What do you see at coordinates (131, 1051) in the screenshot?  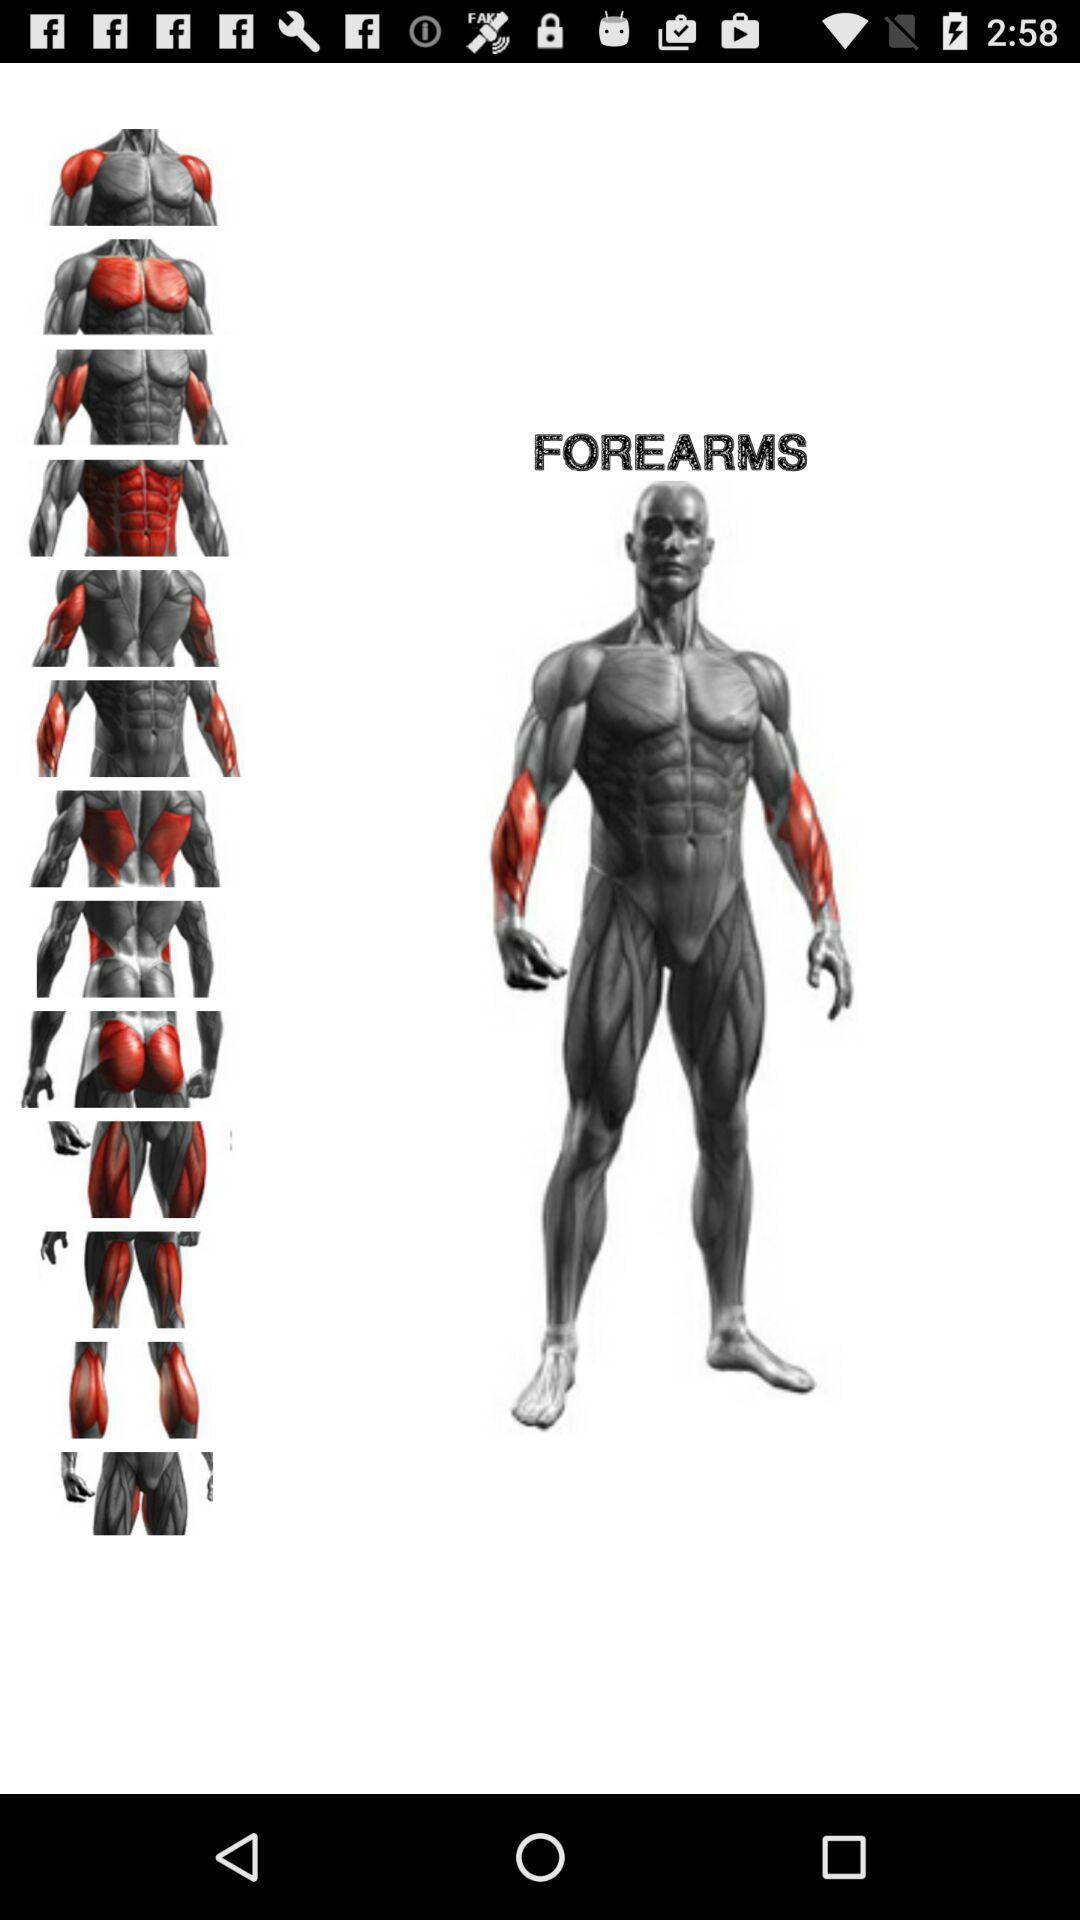 I see `gluteus workouts` at bounding box center [131, 1051].